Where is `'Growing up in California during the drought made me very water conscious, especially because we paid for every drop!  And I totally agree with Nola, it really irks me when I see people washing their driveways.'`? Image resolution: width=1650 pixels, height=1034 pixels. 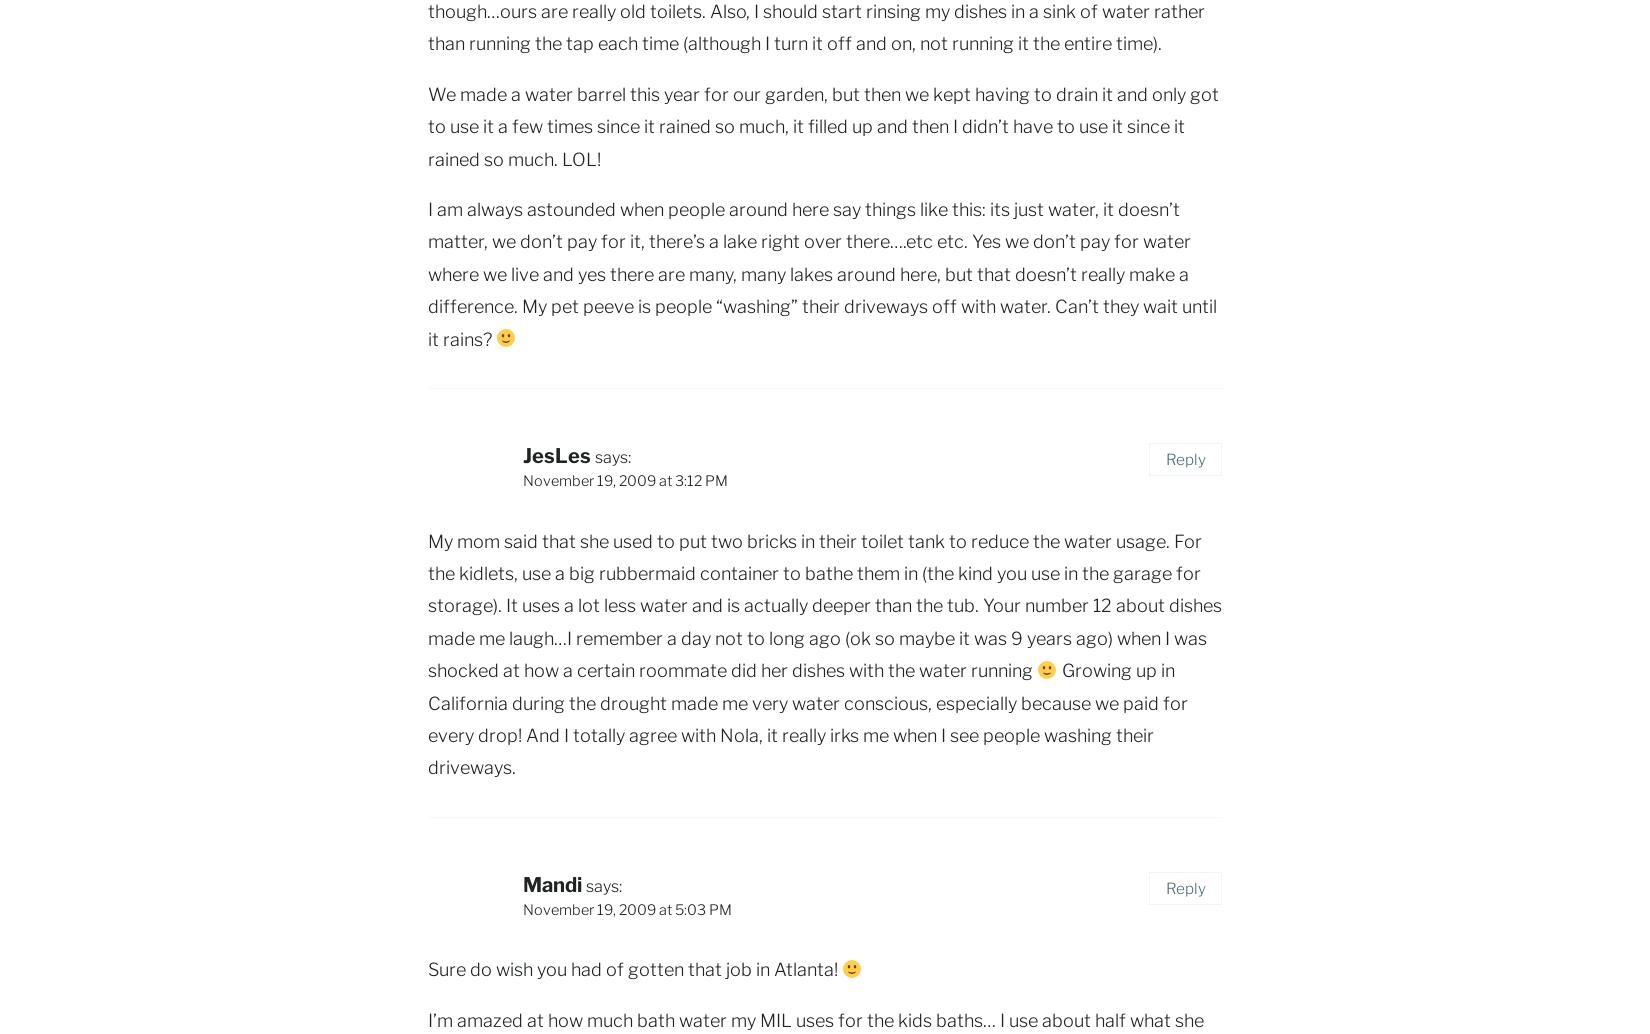
'Growing up in California during the drought made me very water conscious, especially because we paid for every drop!  And I totally agree with Nola, it really irks me when I see people washing their driveways.' is located at coordinates (807, 719).